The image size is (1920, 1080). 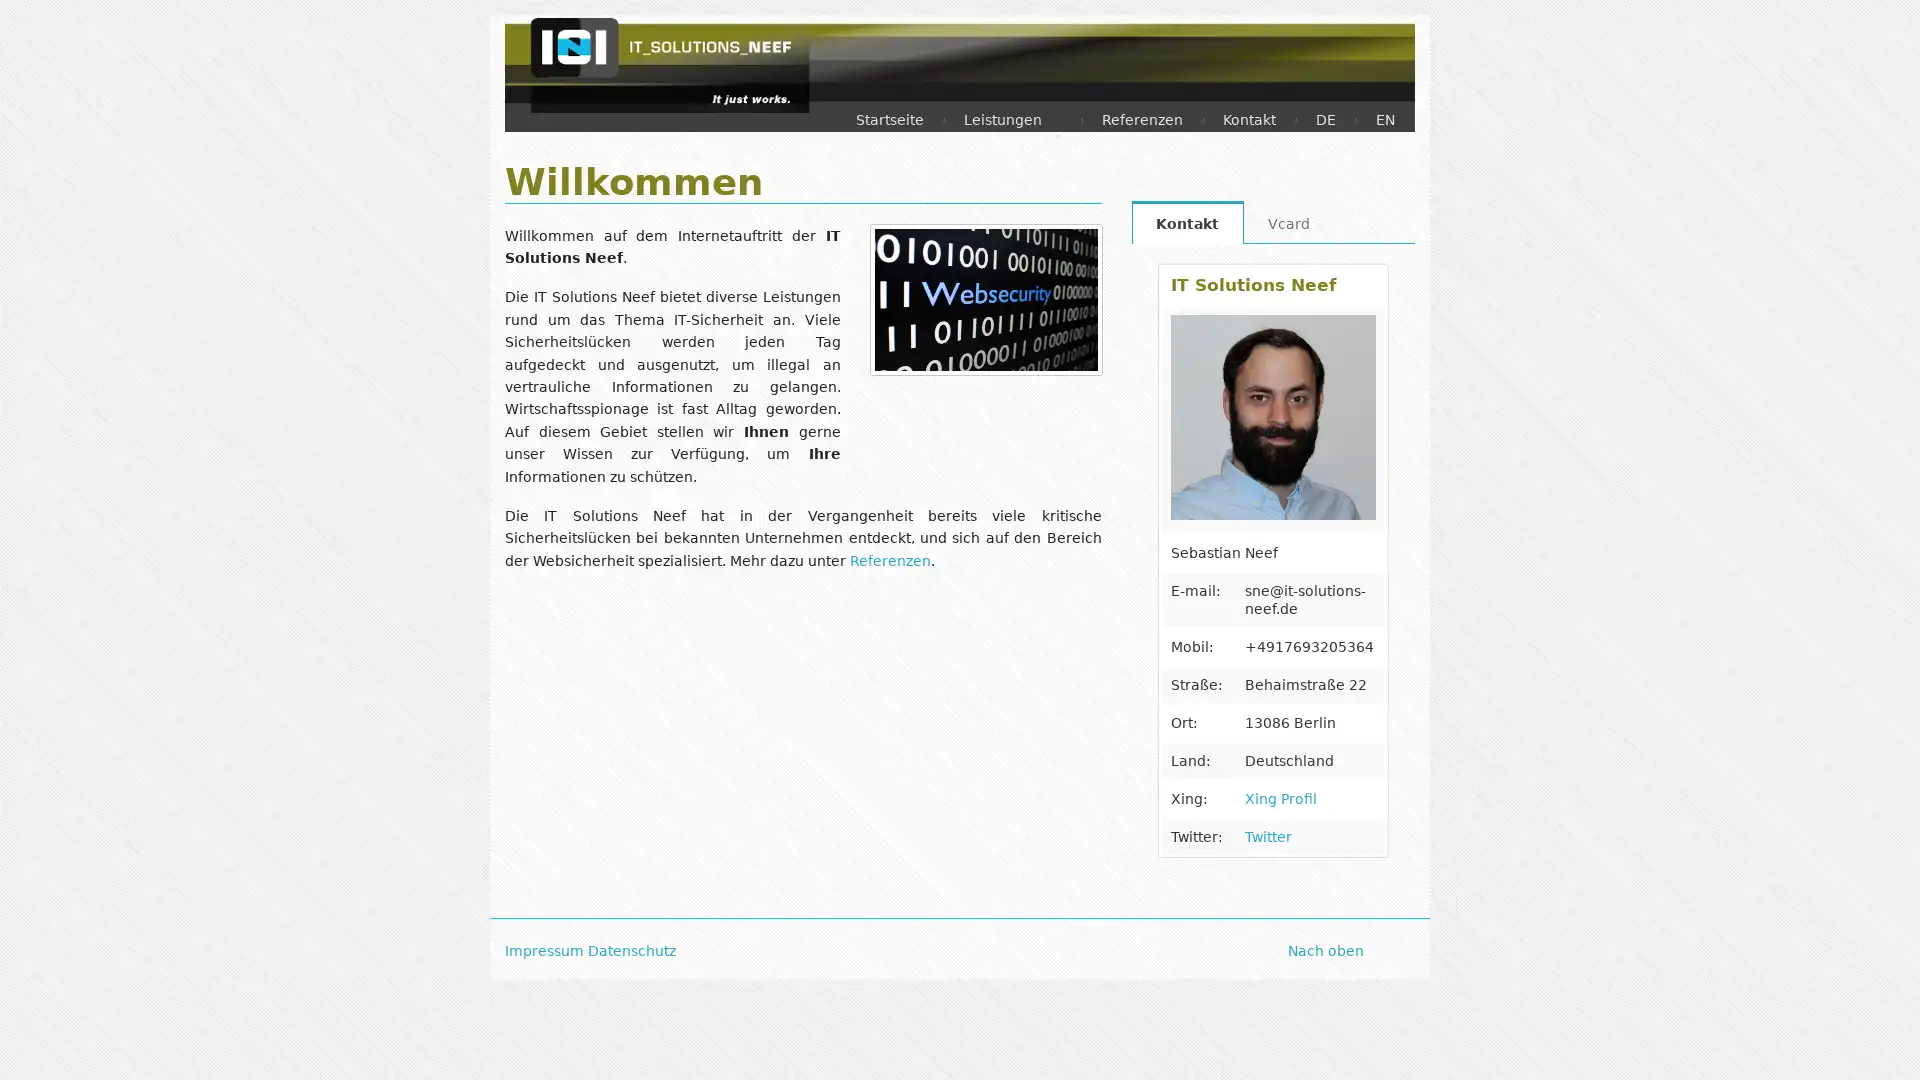 What do you see at coordinates (1820, 1043) in the screenshot?
I see `dismiss cookie message` at bounding box center [1820, 1043].